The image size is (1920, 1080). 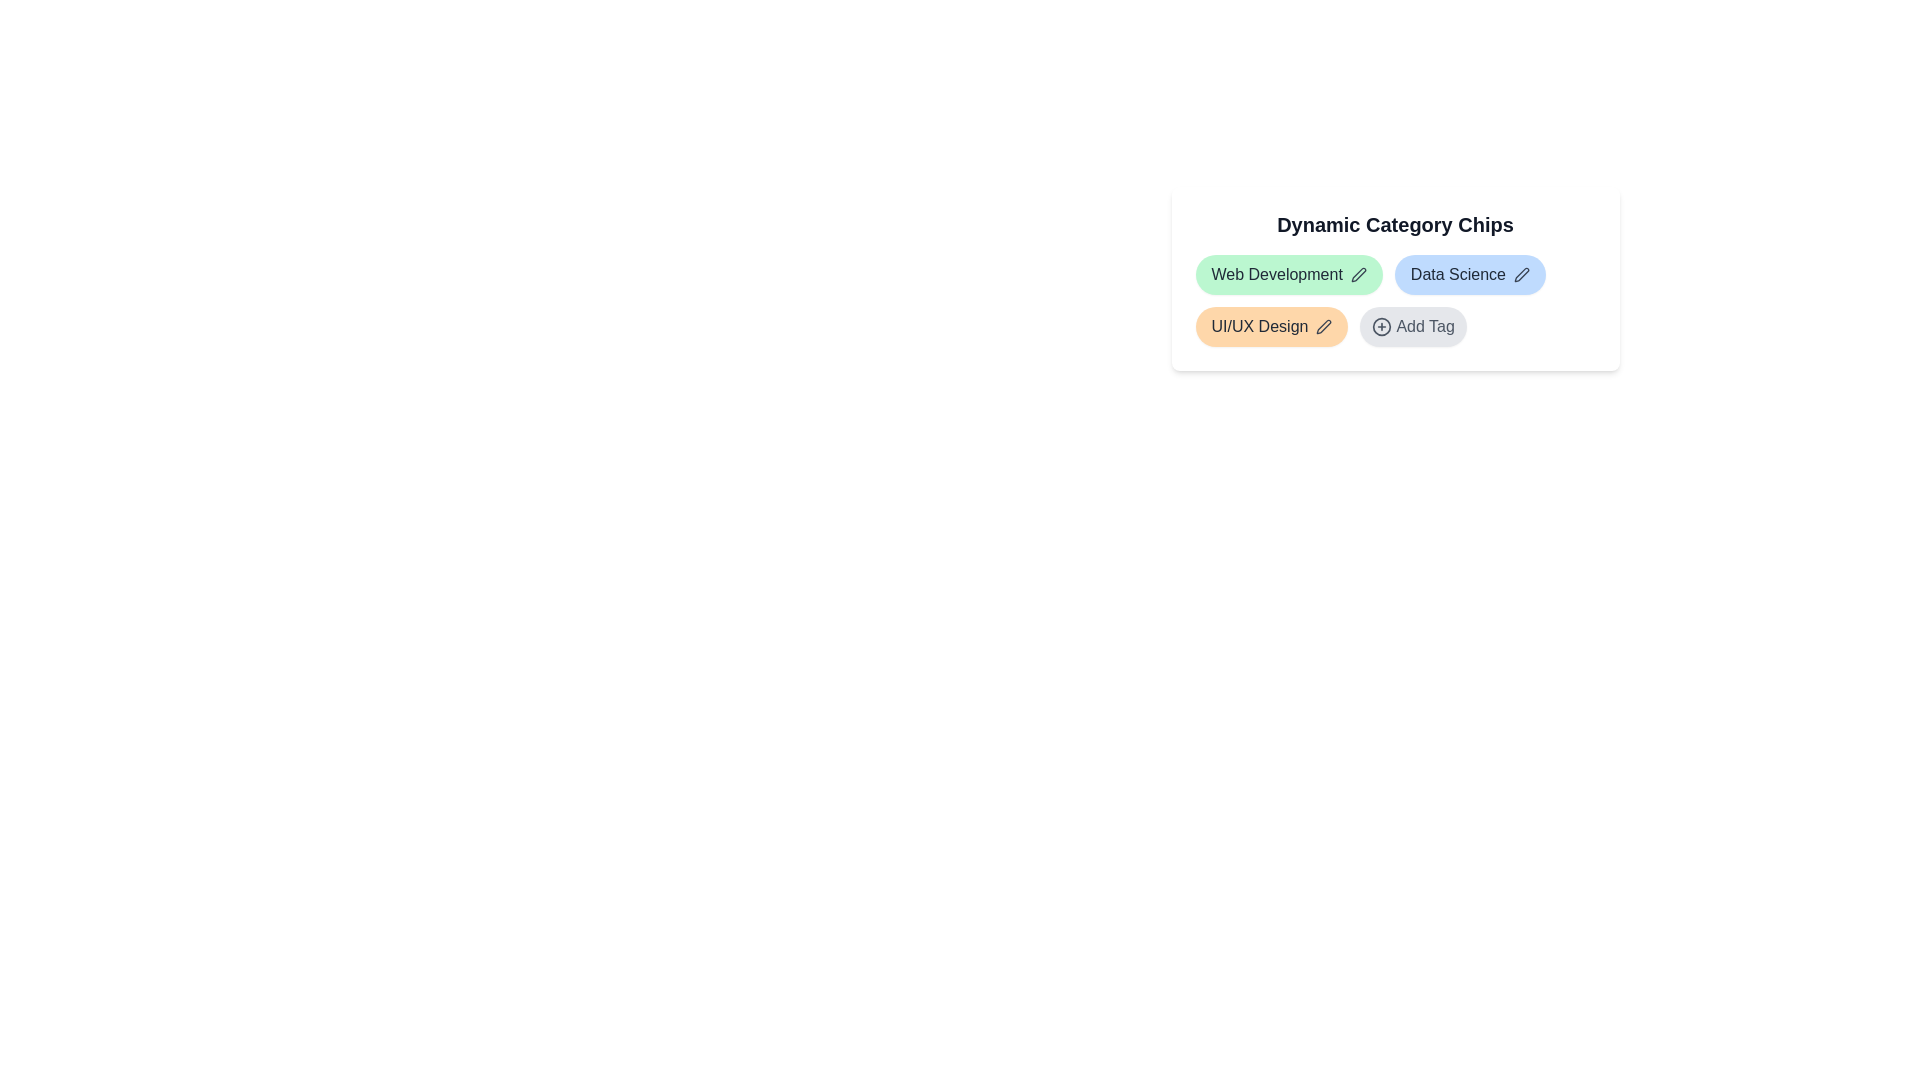 I want to click on the edit icon next to the tag labeled Web Development, so click(x=1358, y=274).